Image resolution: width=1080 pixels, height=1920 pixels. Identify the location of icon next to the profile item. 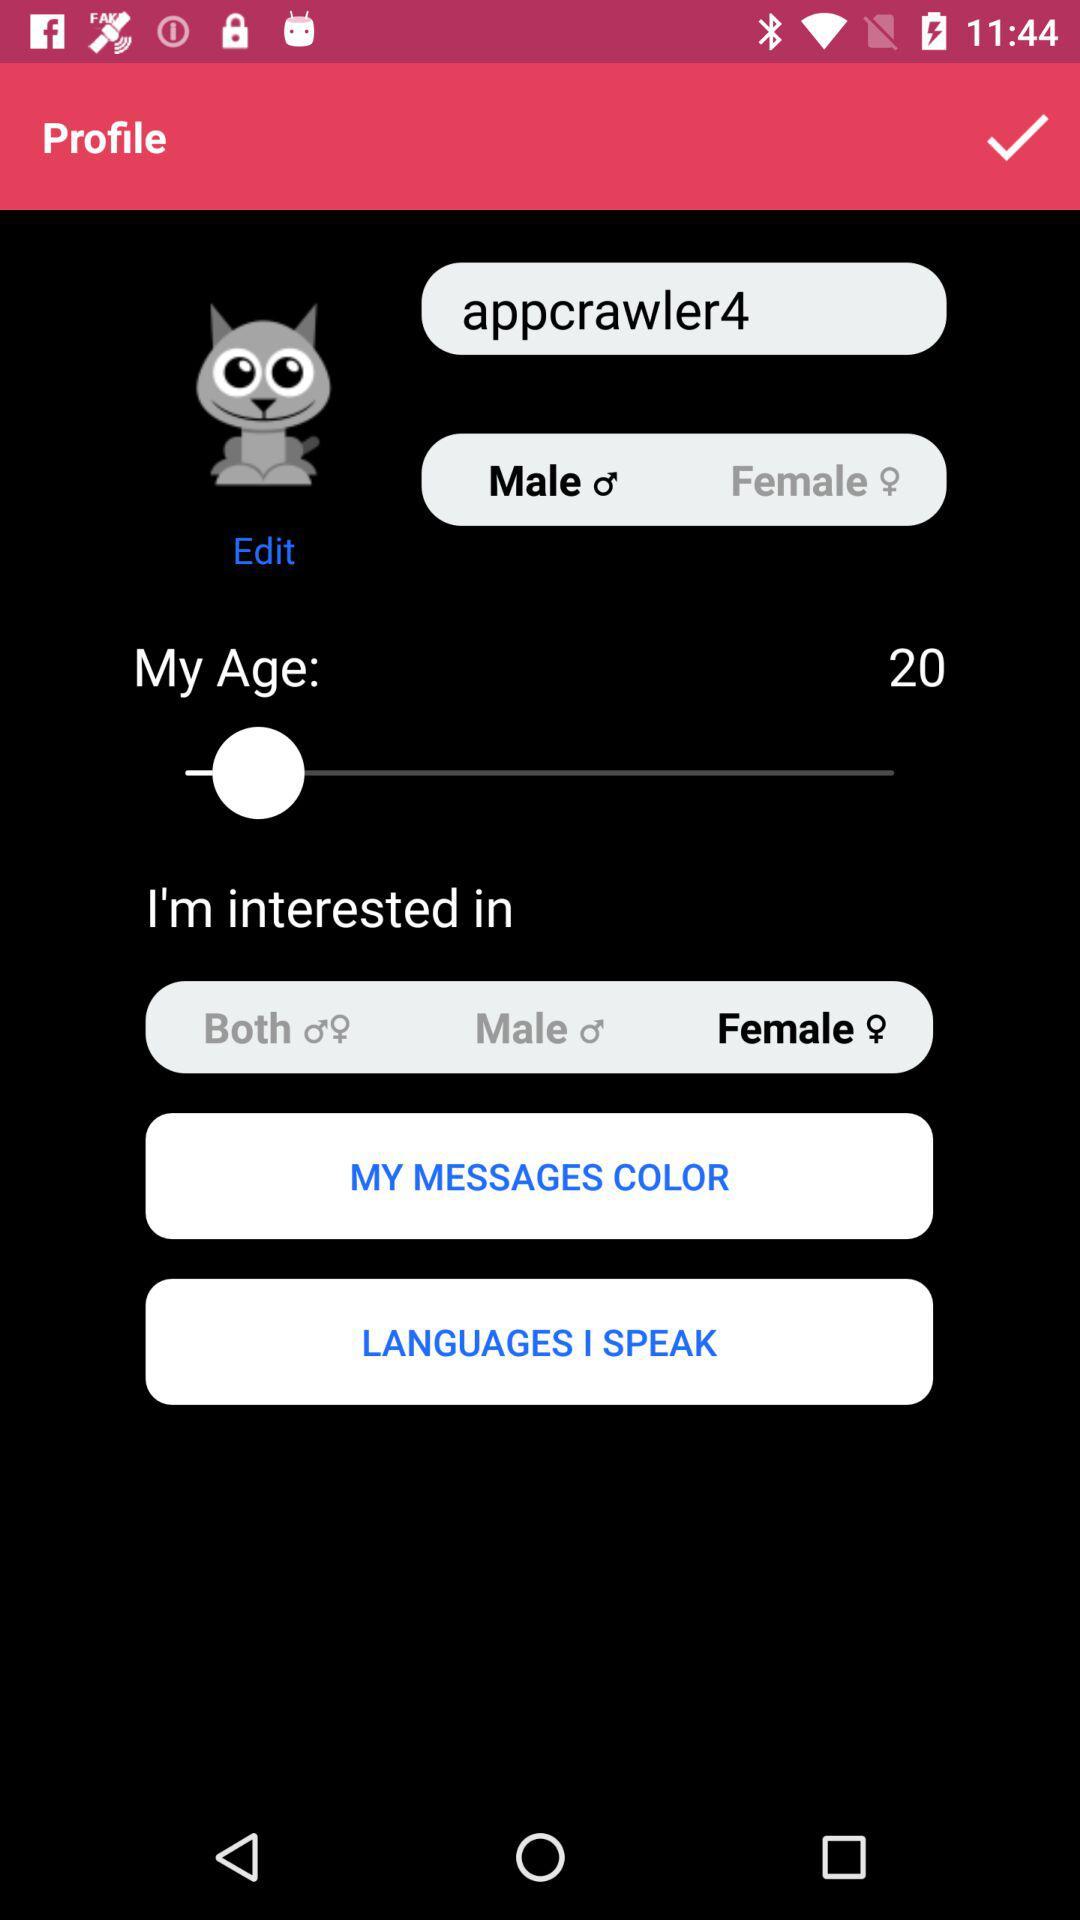
(1017, 135).